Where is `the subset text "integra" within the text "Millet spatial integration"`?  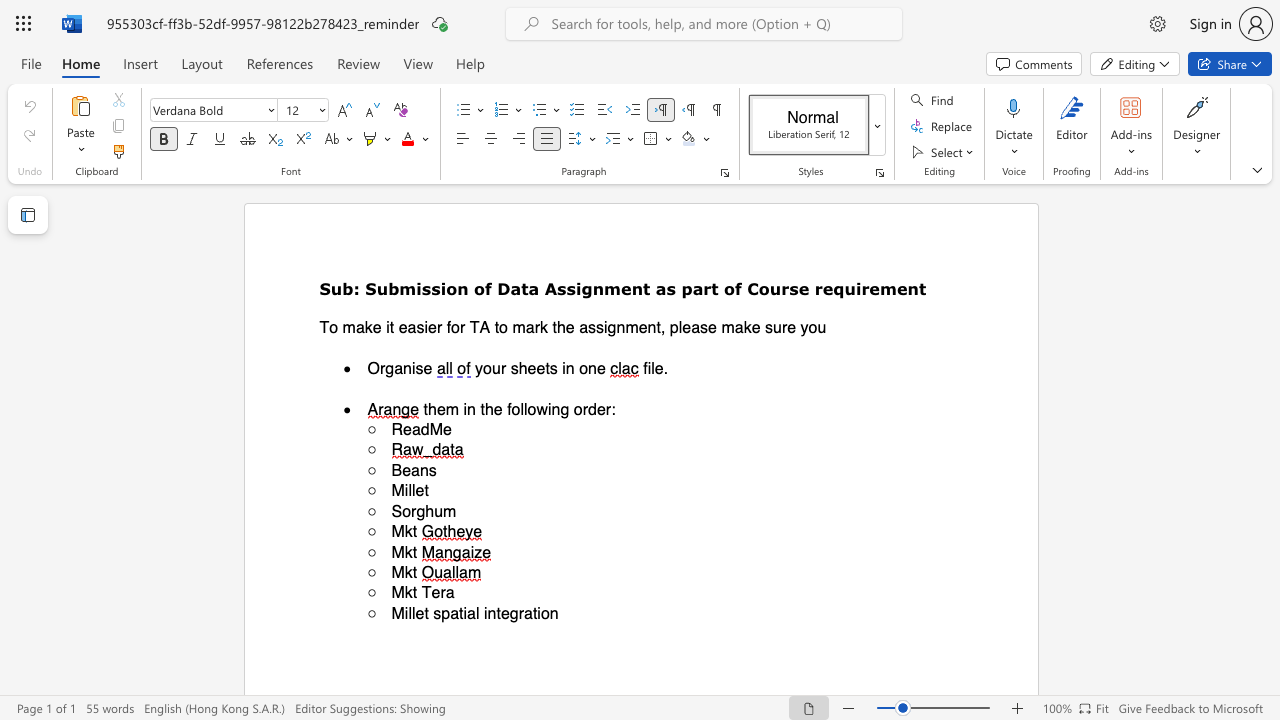 the subset text "integra" within the text "Millet spatial integration" is located at coordinates (483, 612).